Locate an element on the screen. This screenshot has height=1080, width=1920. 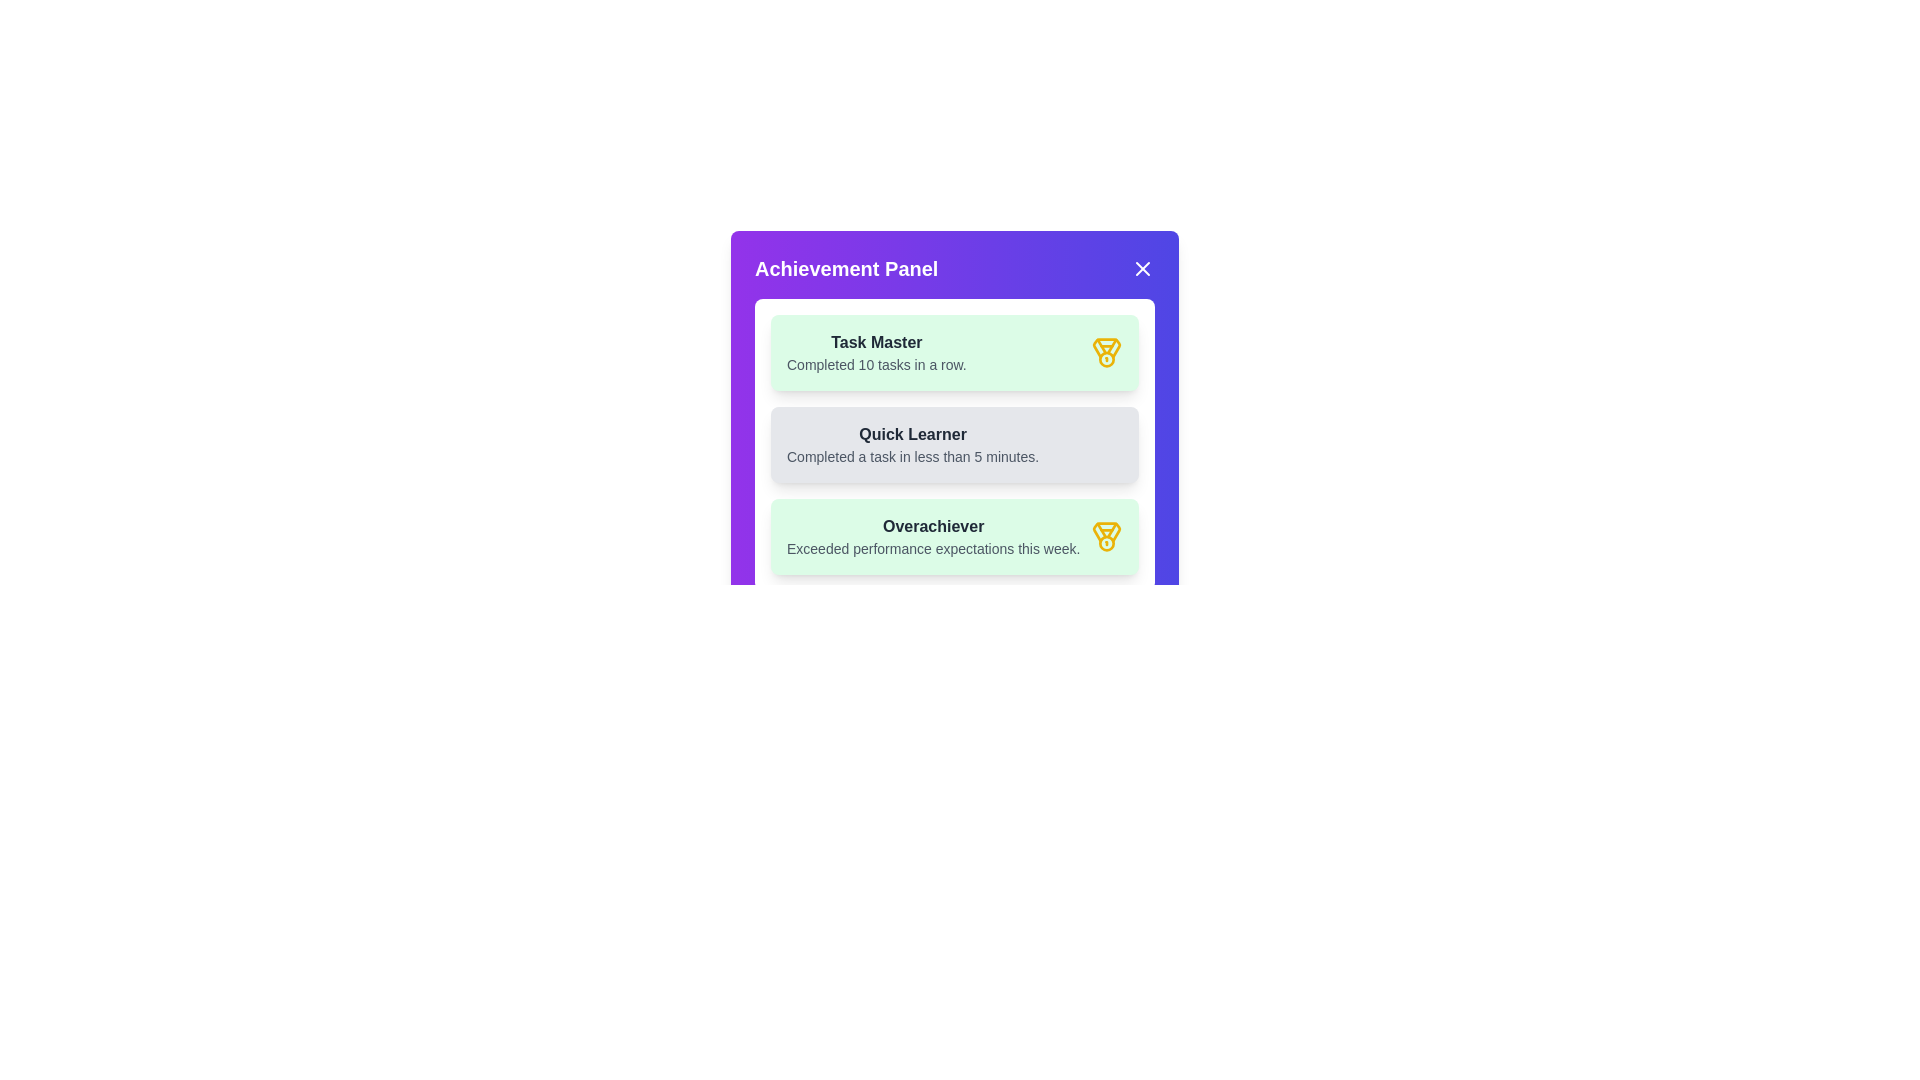
the Achievement Display Component displaying the title 'Overachiever' and the subtitle 'Exceeded performance expectations this week.' is located at coordinates (932, 535).